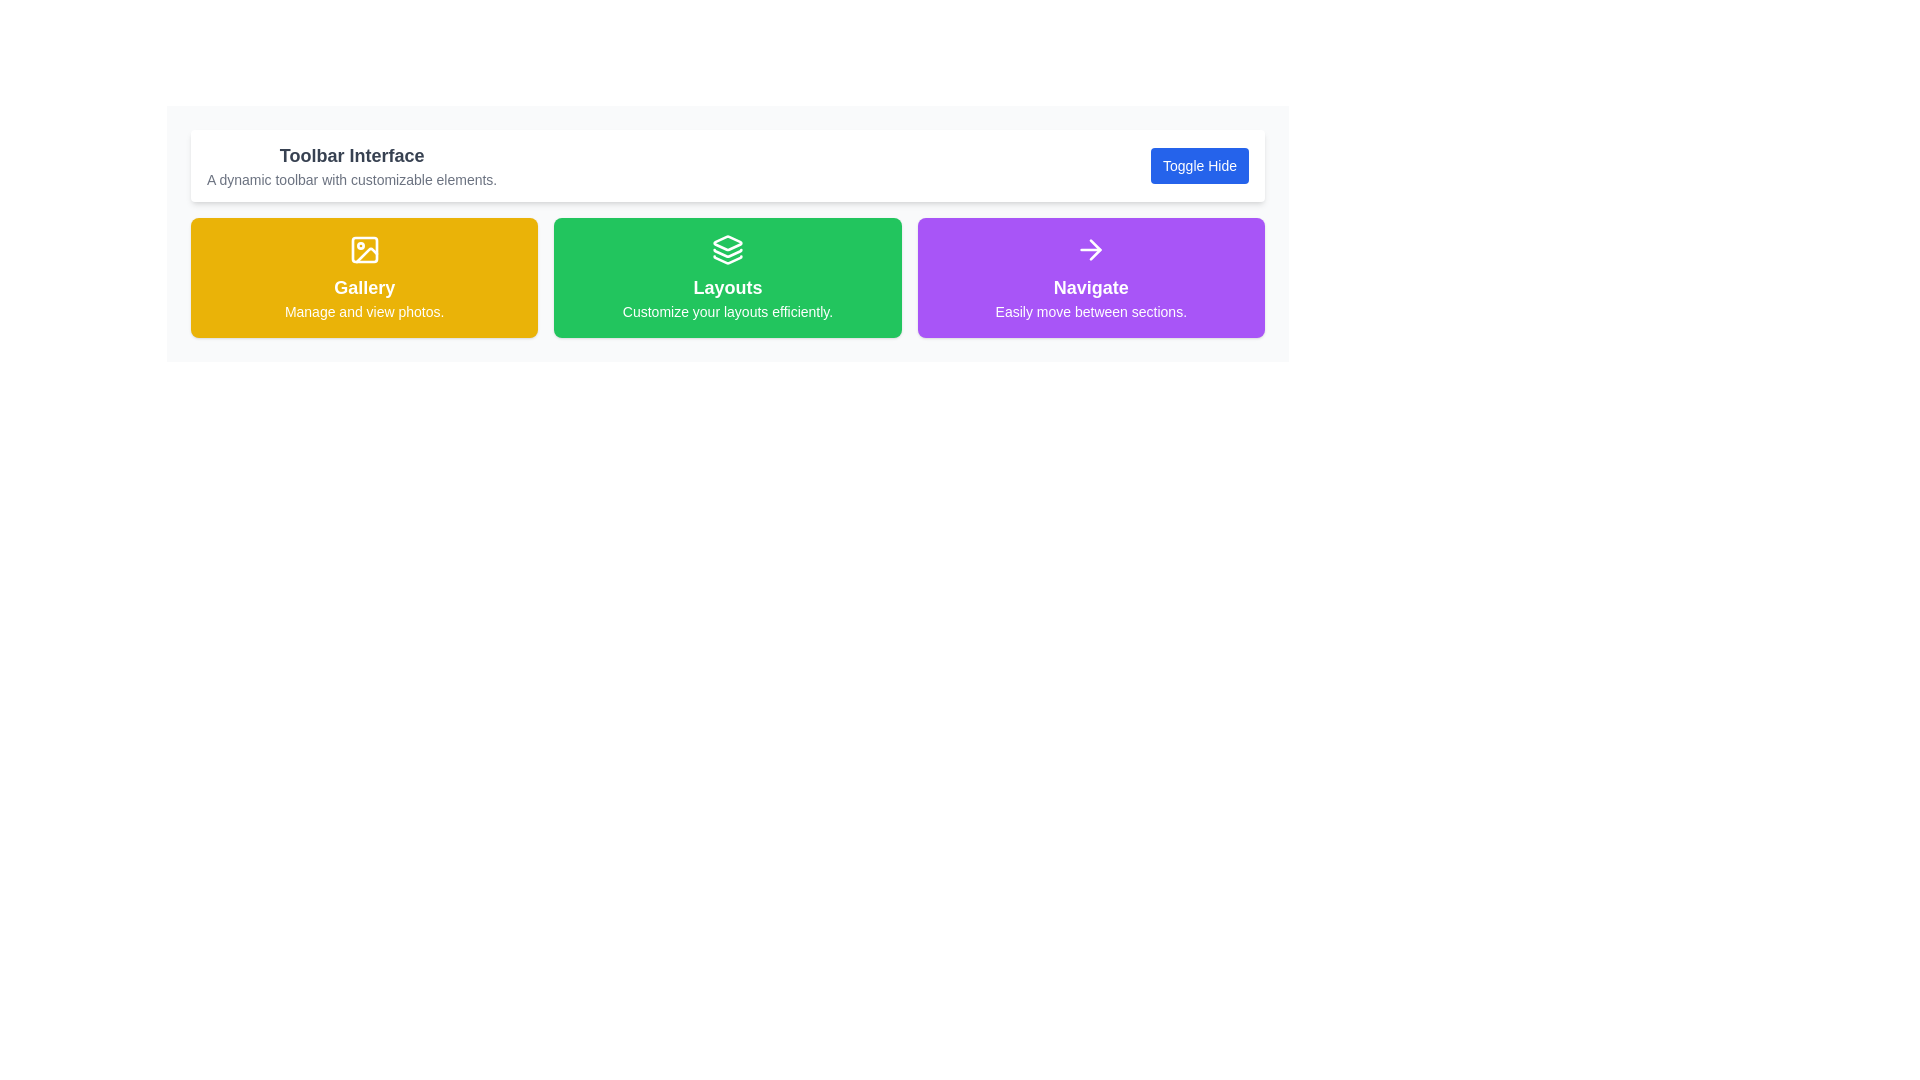 Image resolution: width=1920 pixels, height=1080 pixels. Describe the element at coordinates (1090, 312) in the screenshot. I see `the static text element containing the text 'Easily move between sections.' which is styled in a small-sized font and located within a purple card beneath the 'Navigate' text and adjacent to a right-arrow icon` at that location.